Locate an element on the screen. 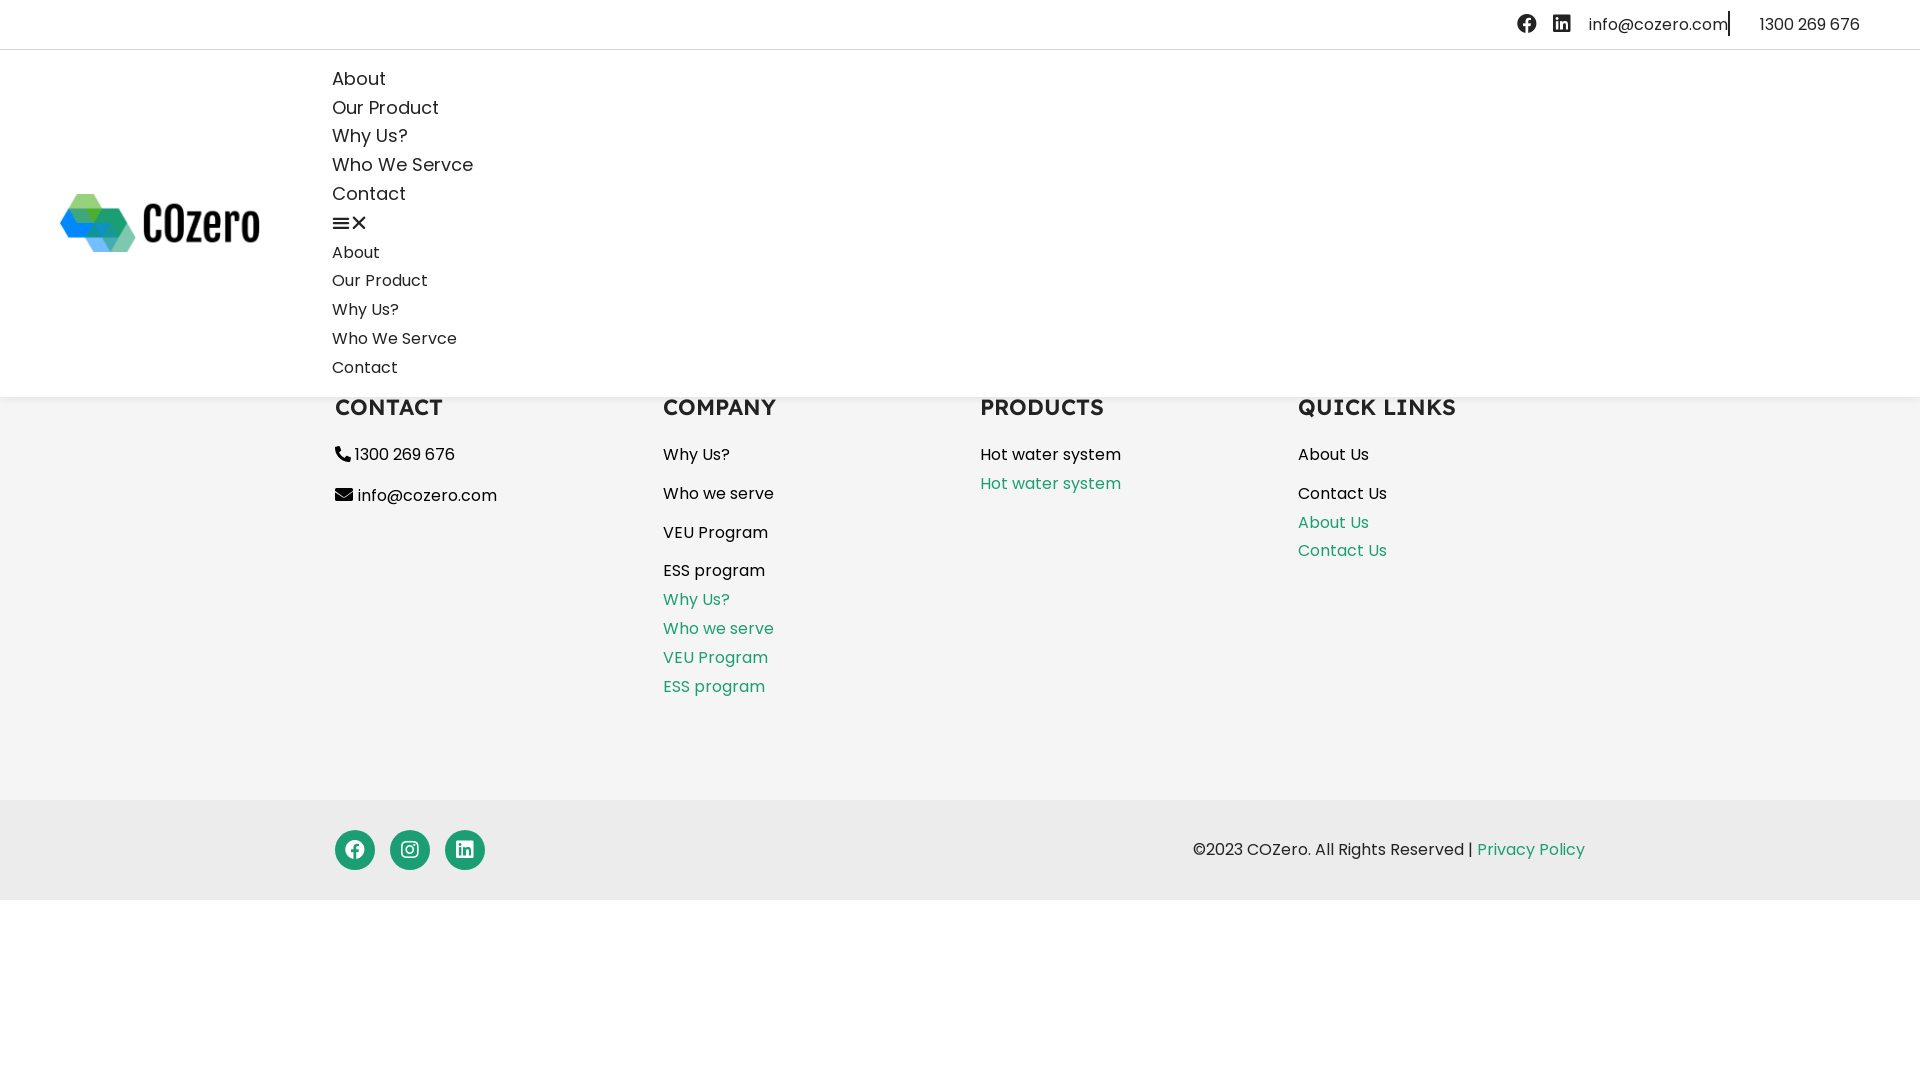 The width and height of the screenshot is (1920, 1080). 'About' is located at coordinates (359, 77).